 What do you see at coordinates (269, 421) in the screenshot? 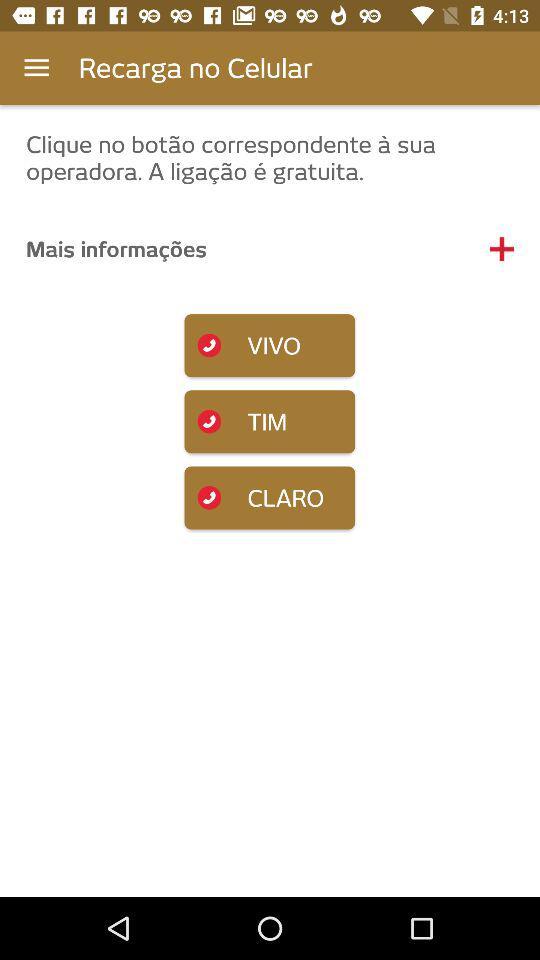
I see `tim` at bounding box center [269, 421].